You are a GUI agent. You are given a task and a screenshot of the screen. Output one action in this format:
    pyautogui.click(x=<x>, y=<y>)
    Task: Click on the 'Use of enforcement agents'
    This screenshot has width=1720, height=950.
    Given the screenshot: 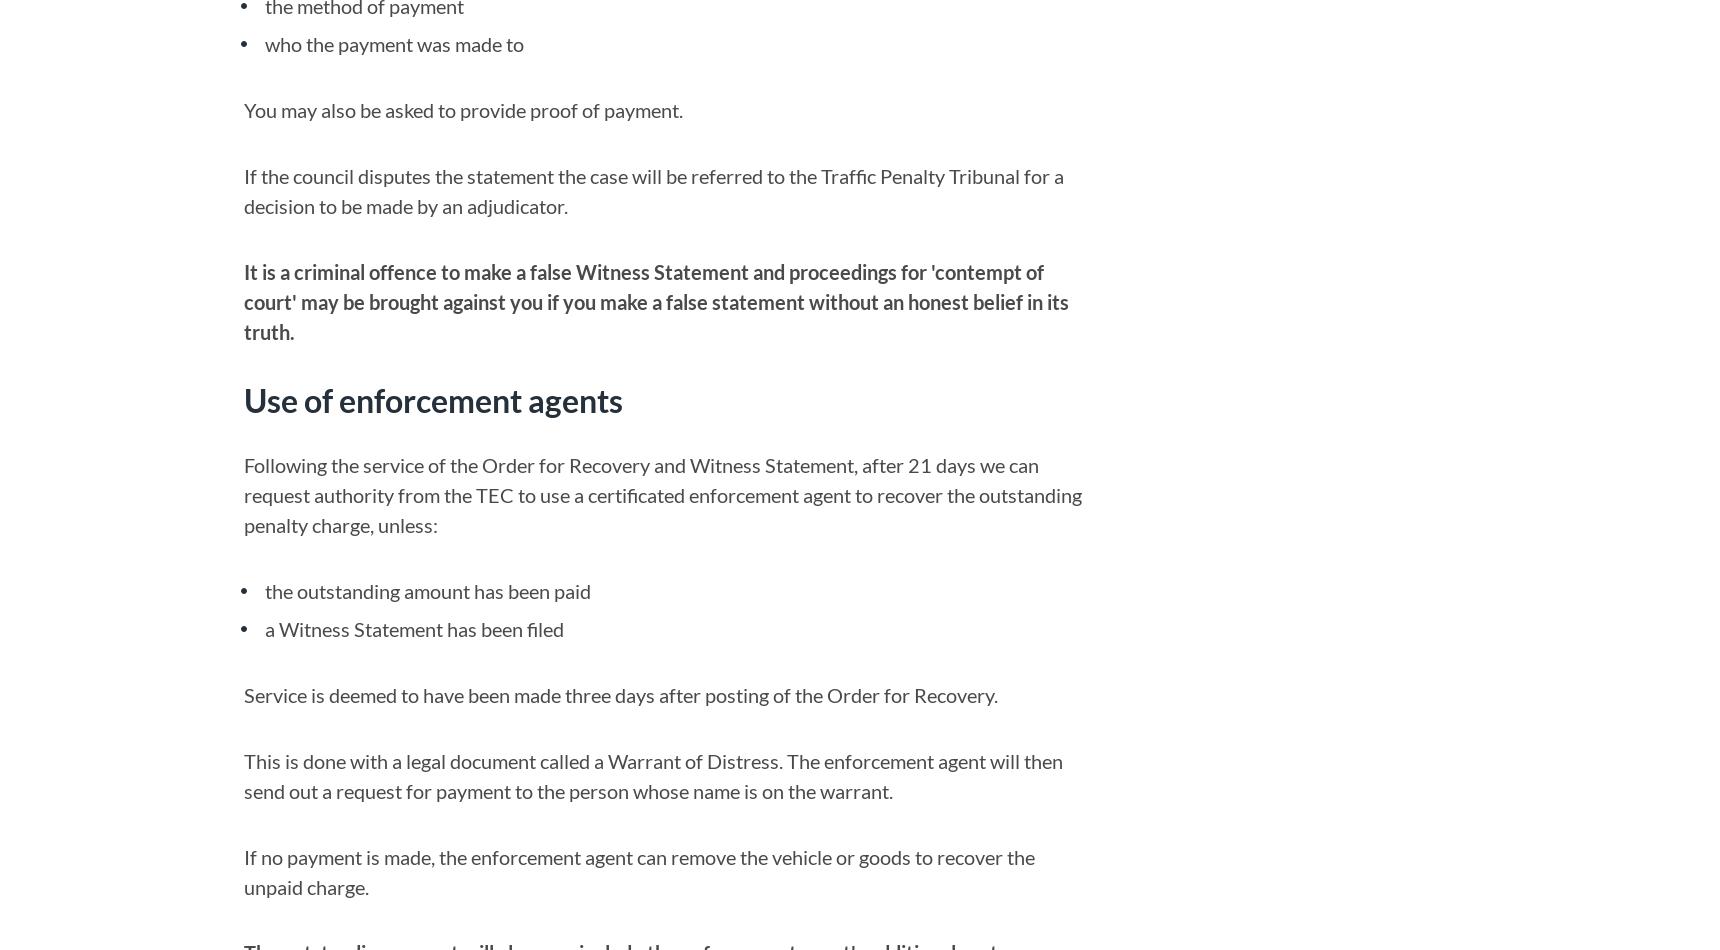 What is the action you would take?
    pyautogui.click(x=432, y=398)
    